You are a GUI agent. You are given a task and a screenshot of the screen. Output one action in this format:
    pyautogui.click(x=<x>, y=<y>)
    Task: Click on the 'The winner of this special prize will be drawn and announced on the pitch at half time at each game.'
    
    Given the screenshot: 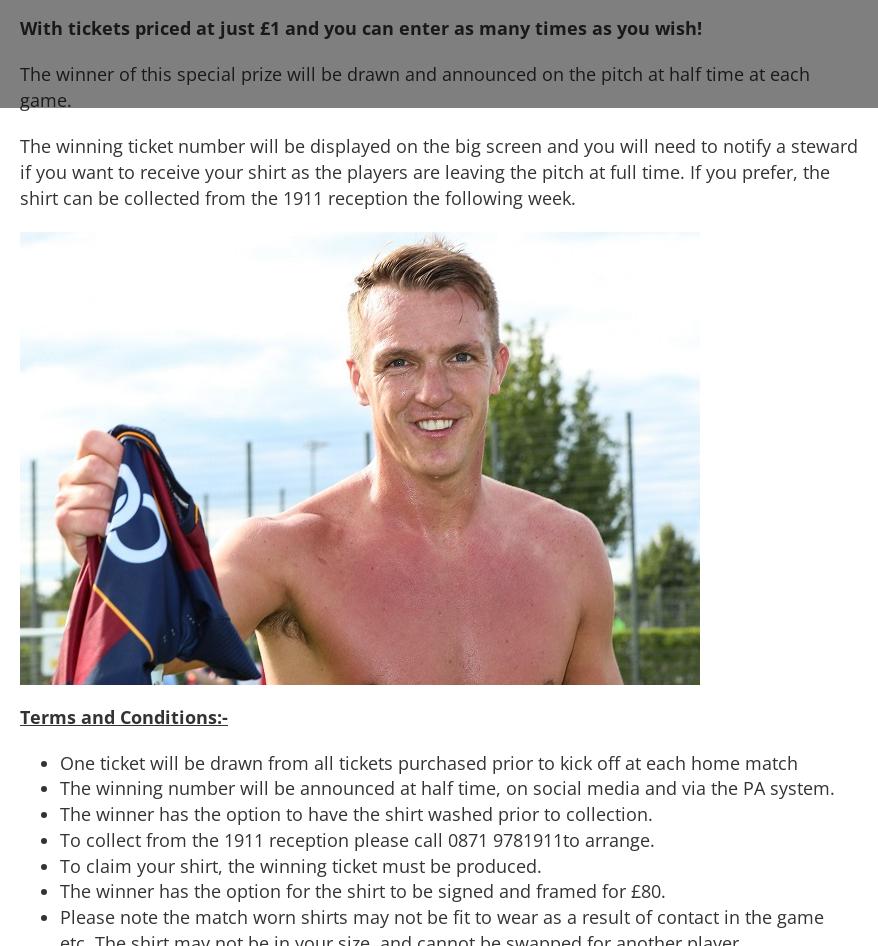 What is the action you would take?
    pyautogui.click(x=415, y=84)
    